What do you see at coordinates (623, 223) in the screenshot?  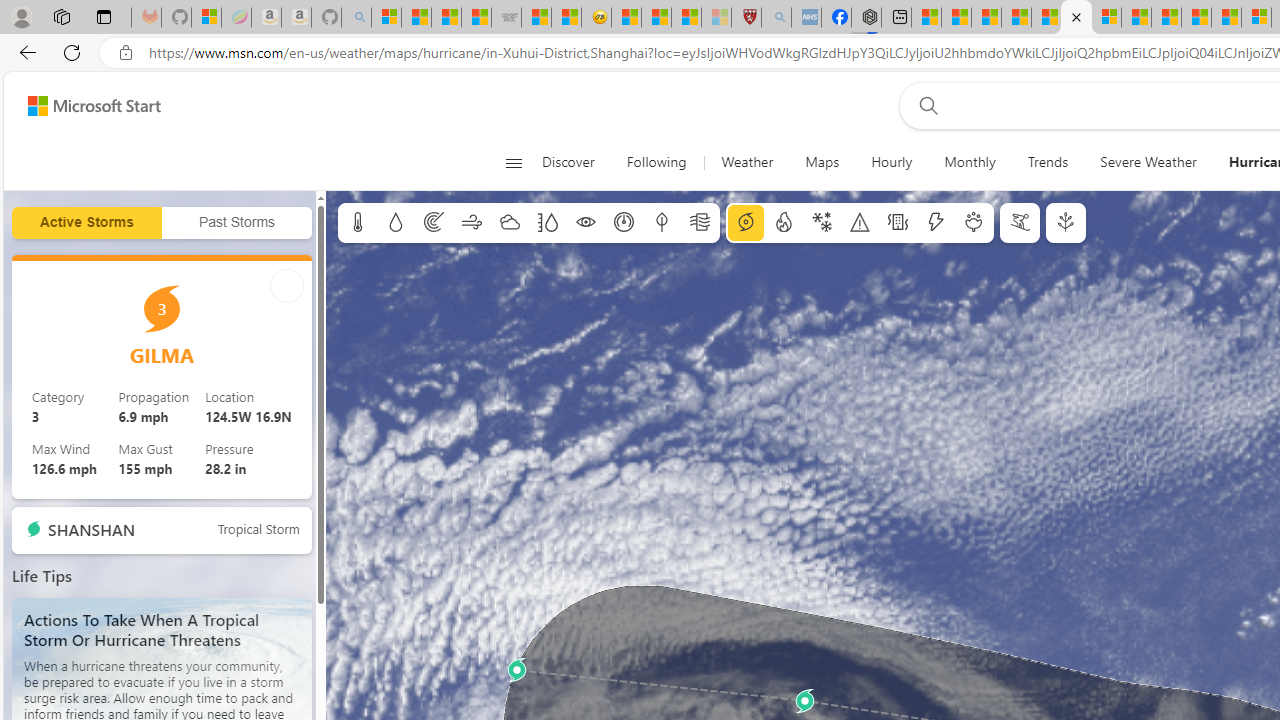 I see `'Sea level pressure'` at bounding box center [623, 223].